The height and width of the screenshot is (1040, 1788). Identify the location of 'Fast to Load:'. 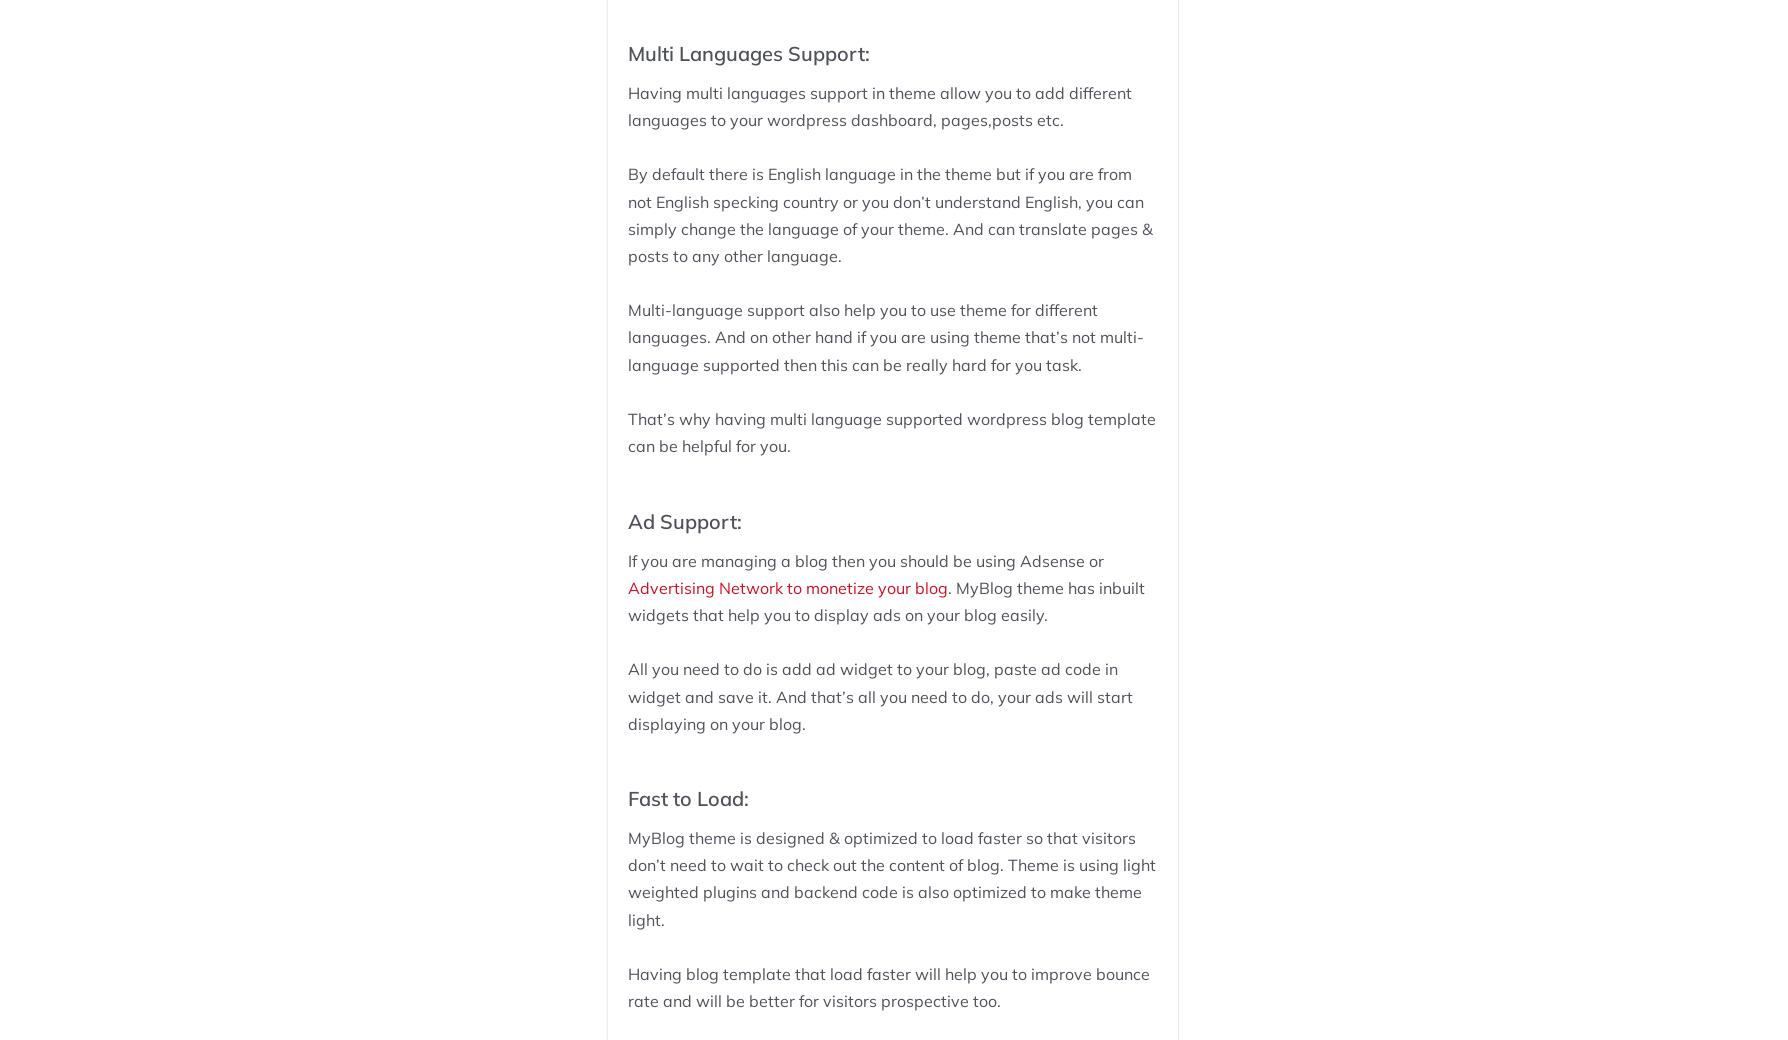
(686, 797).